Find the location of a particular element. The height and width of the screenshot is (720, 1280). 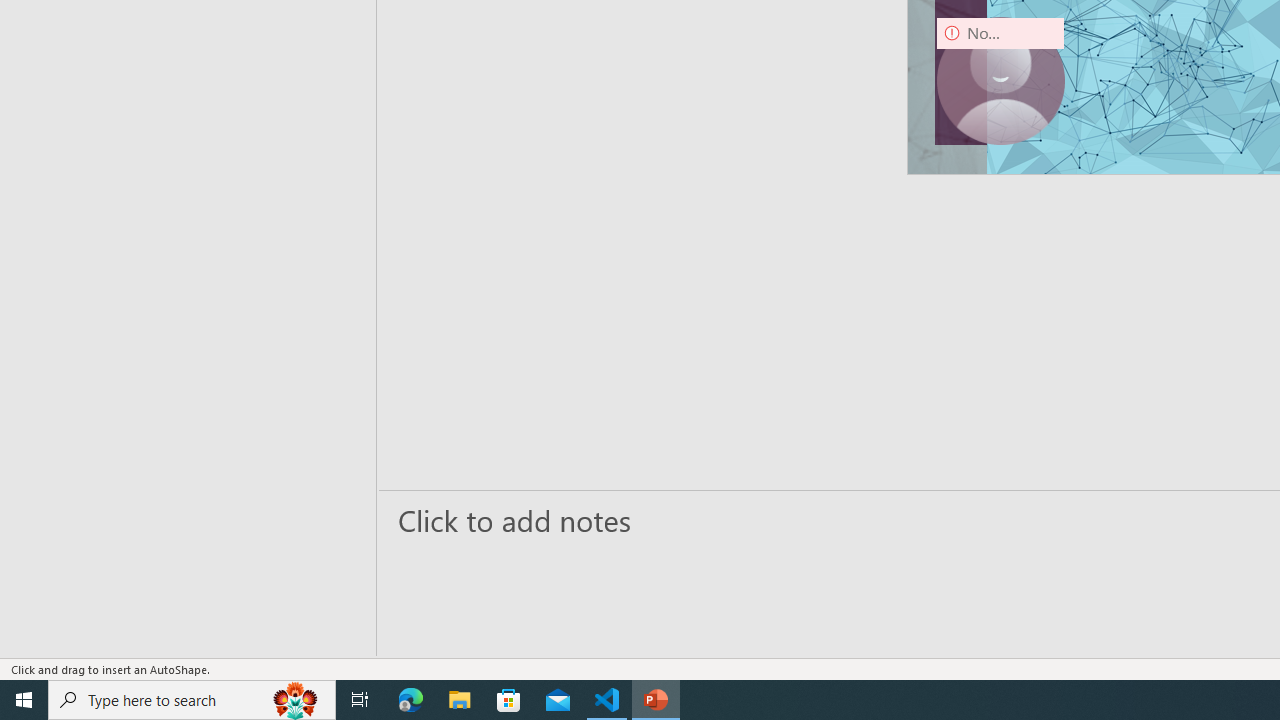

'Camera 9, No camera detected.' is located at coordinates (1000, 80).